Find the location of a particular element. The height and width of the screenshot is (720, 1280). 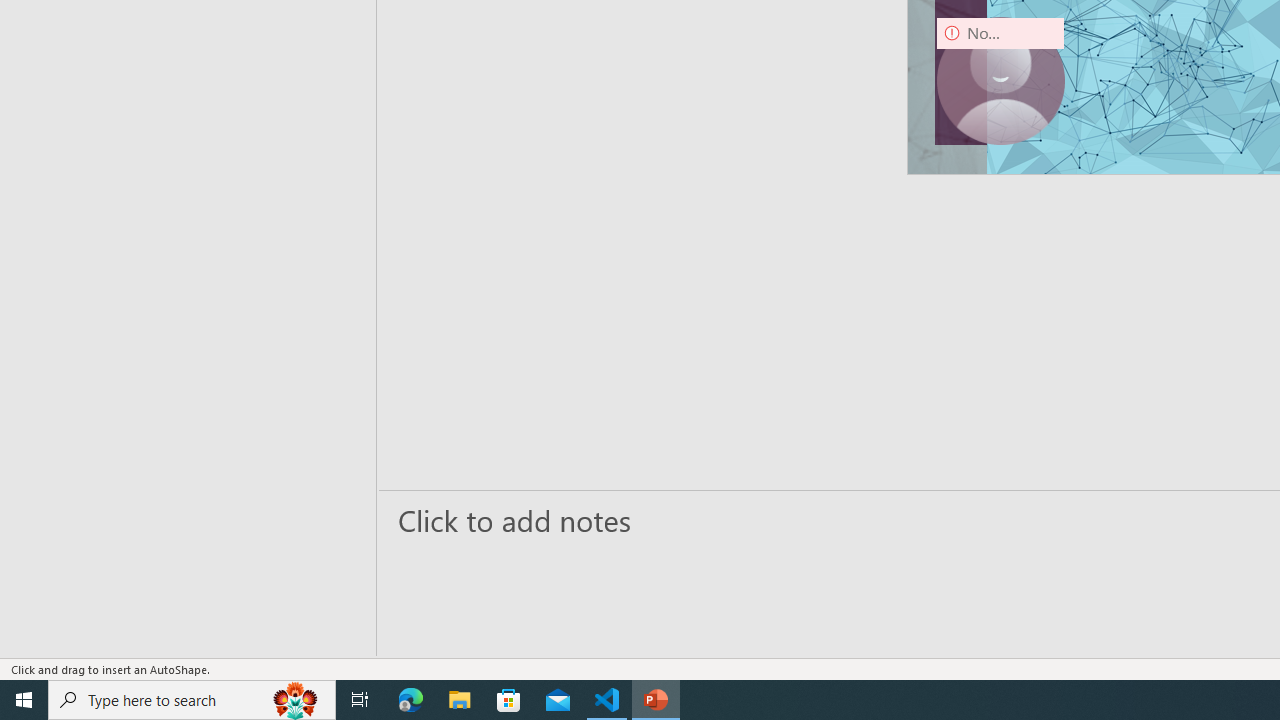

'Camera 9, No camera detected.' is located at coordinates (1000, 80).